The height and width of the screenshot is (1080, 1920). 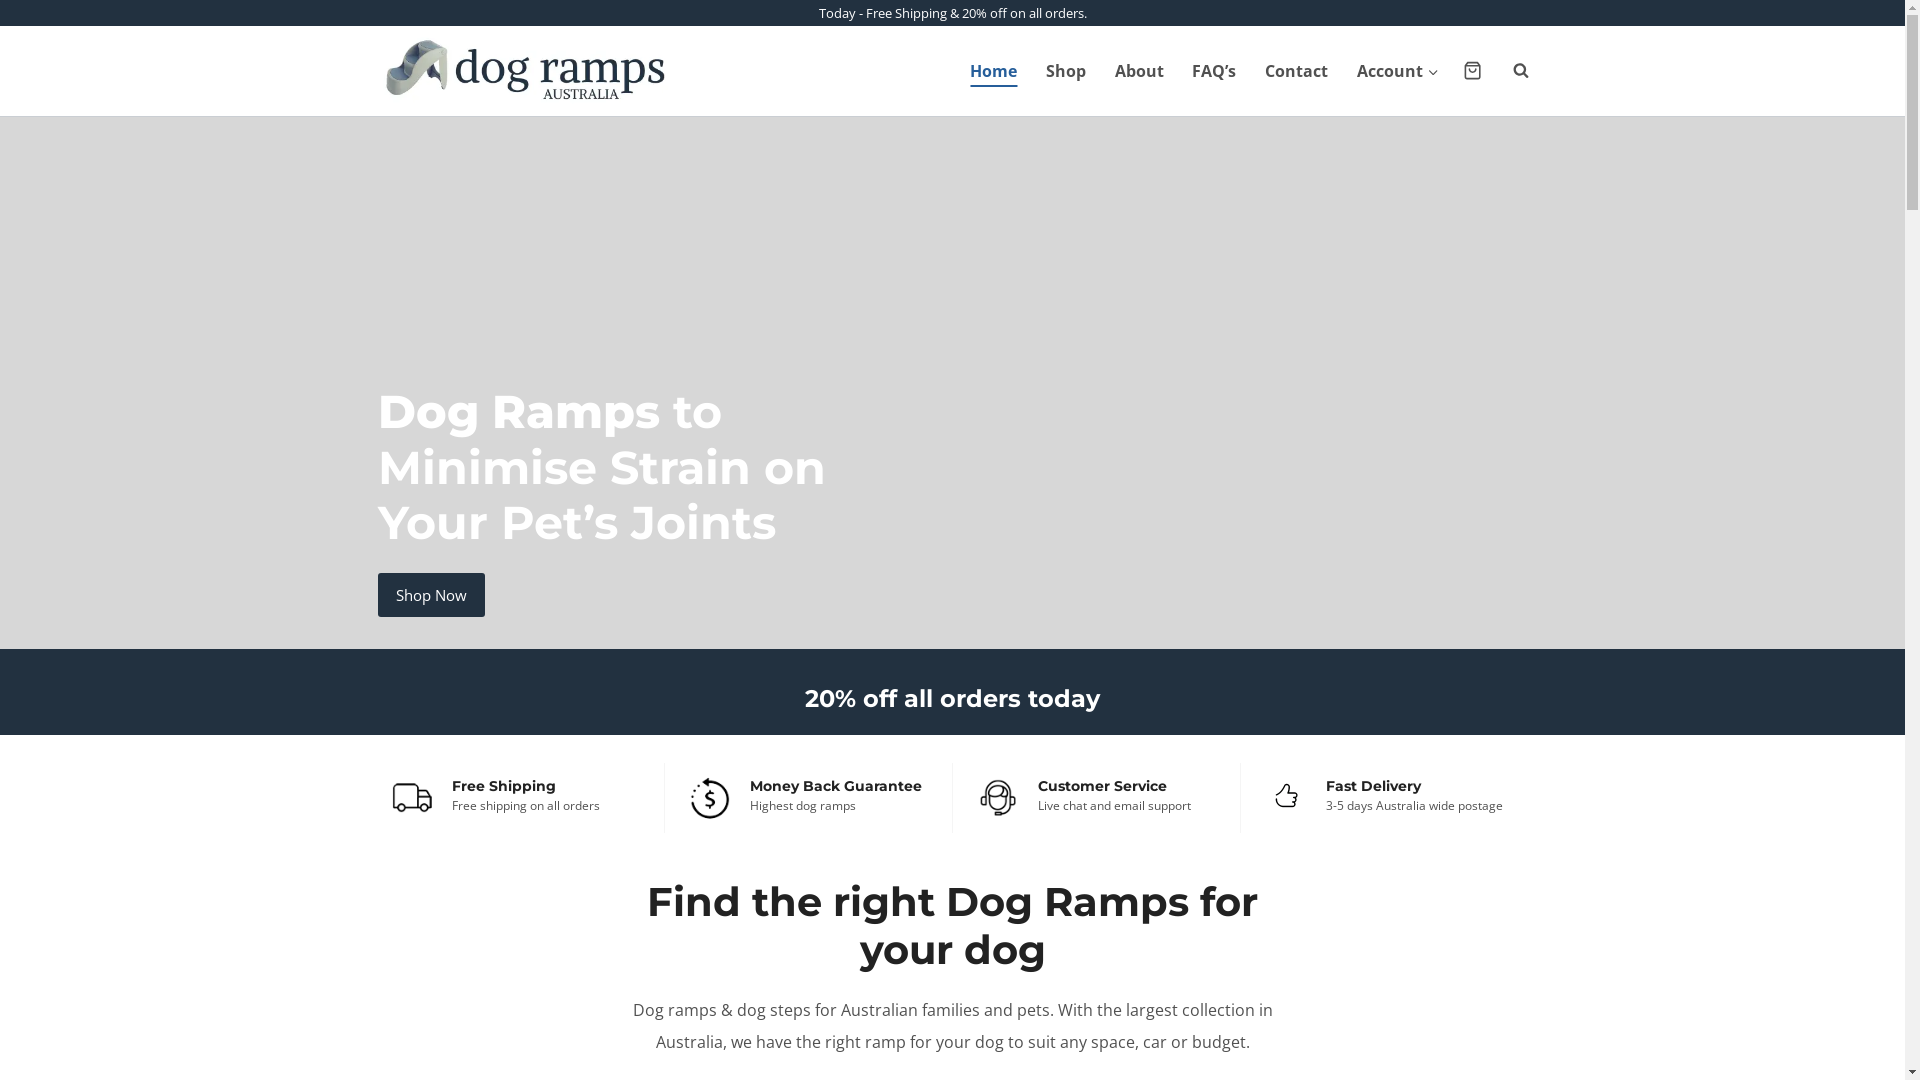 I want to click on 'Account', so click(x=1397, y=69).